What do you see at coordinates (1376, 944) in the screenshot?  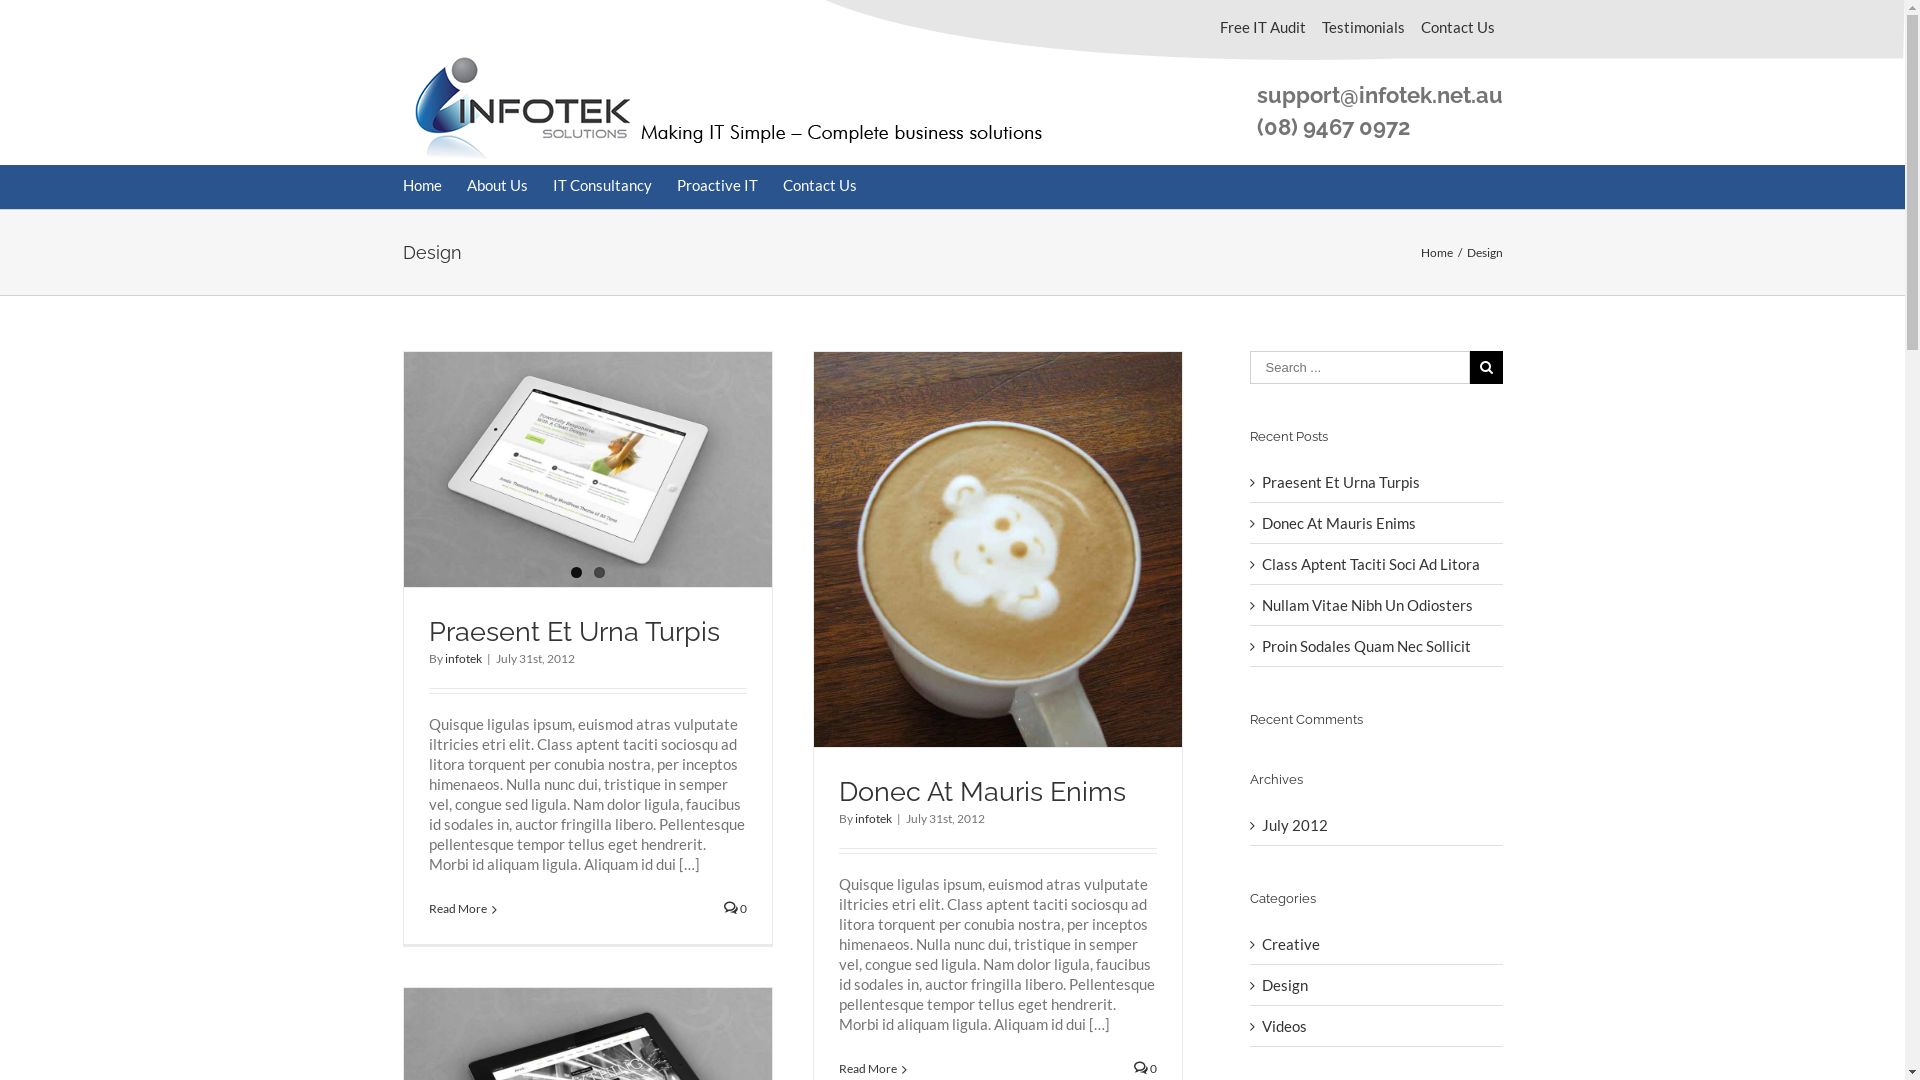 I see `'Creative'` at bounding box center [1376, 944].